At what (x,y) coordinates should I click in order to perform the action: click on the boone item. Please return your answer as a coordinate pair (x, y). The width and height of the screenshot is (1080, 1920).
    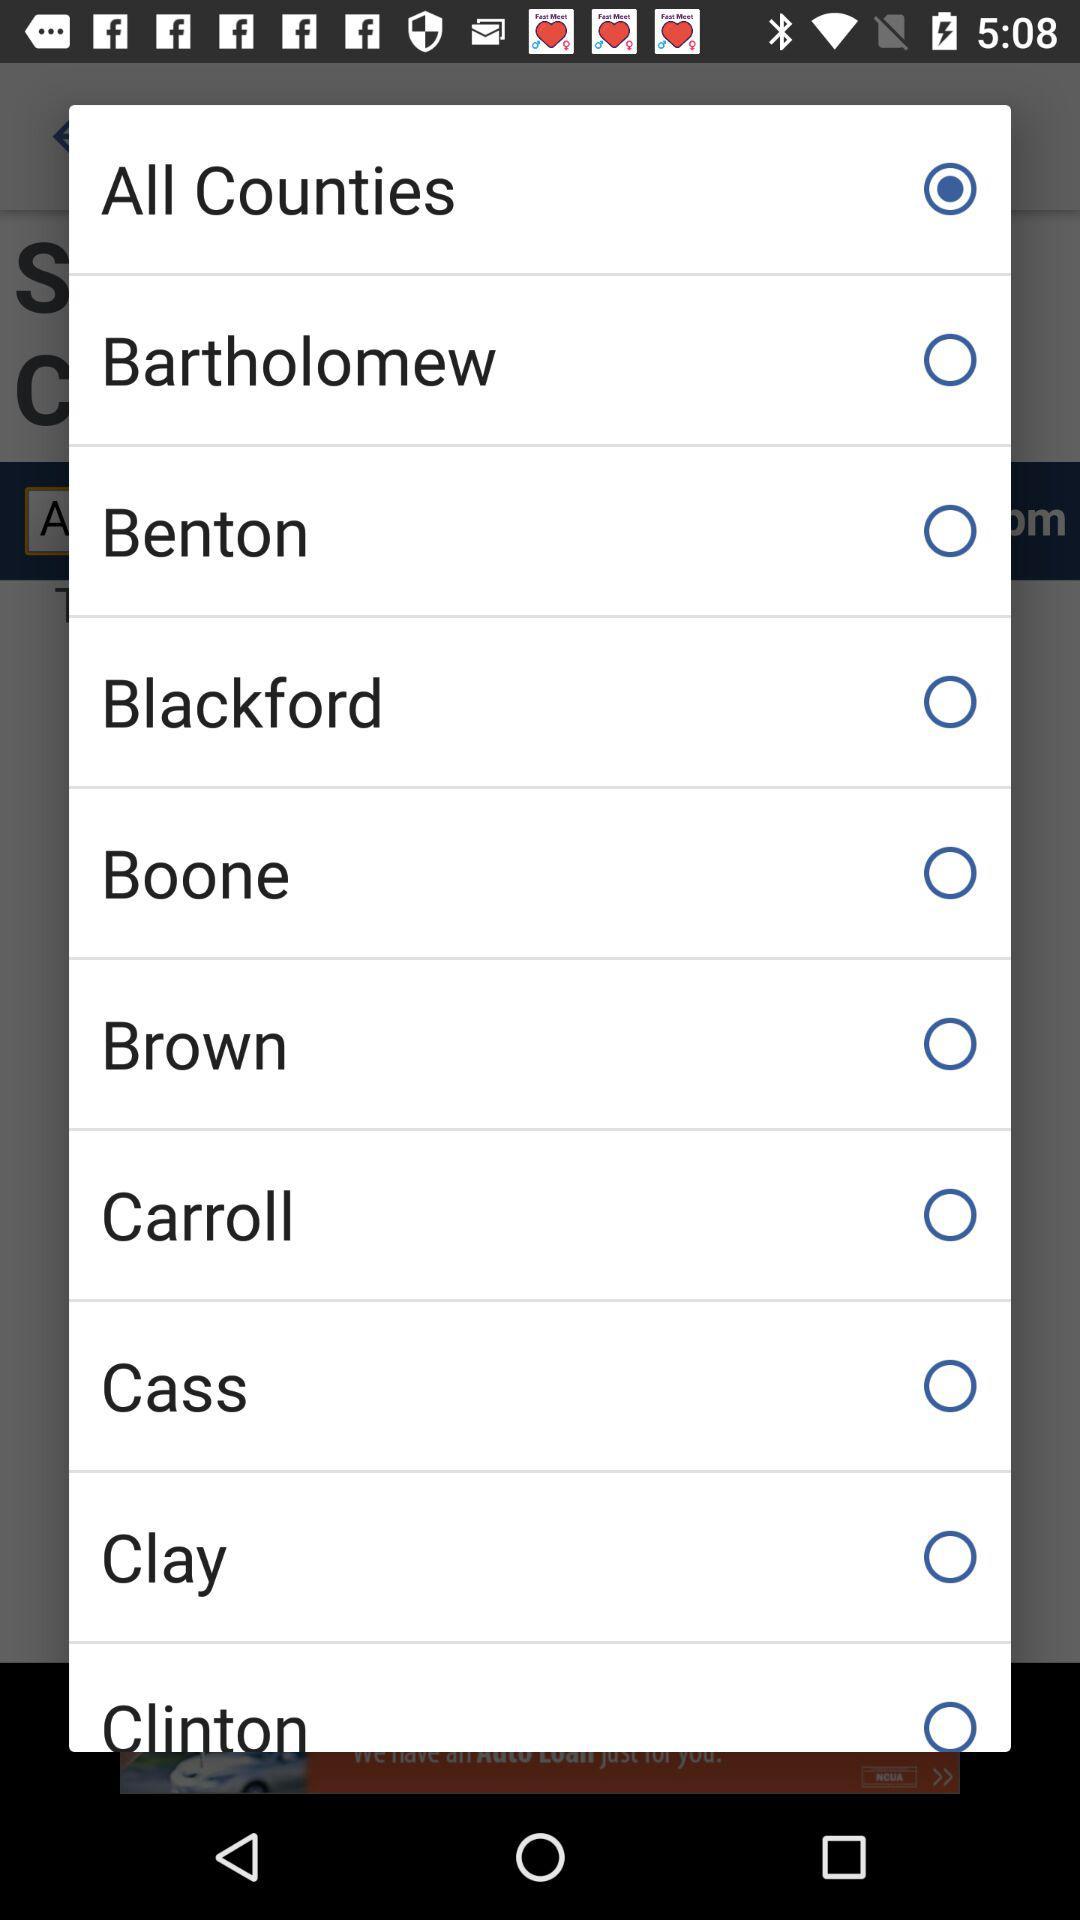
    Looking at the image, I should click on (540, 873).